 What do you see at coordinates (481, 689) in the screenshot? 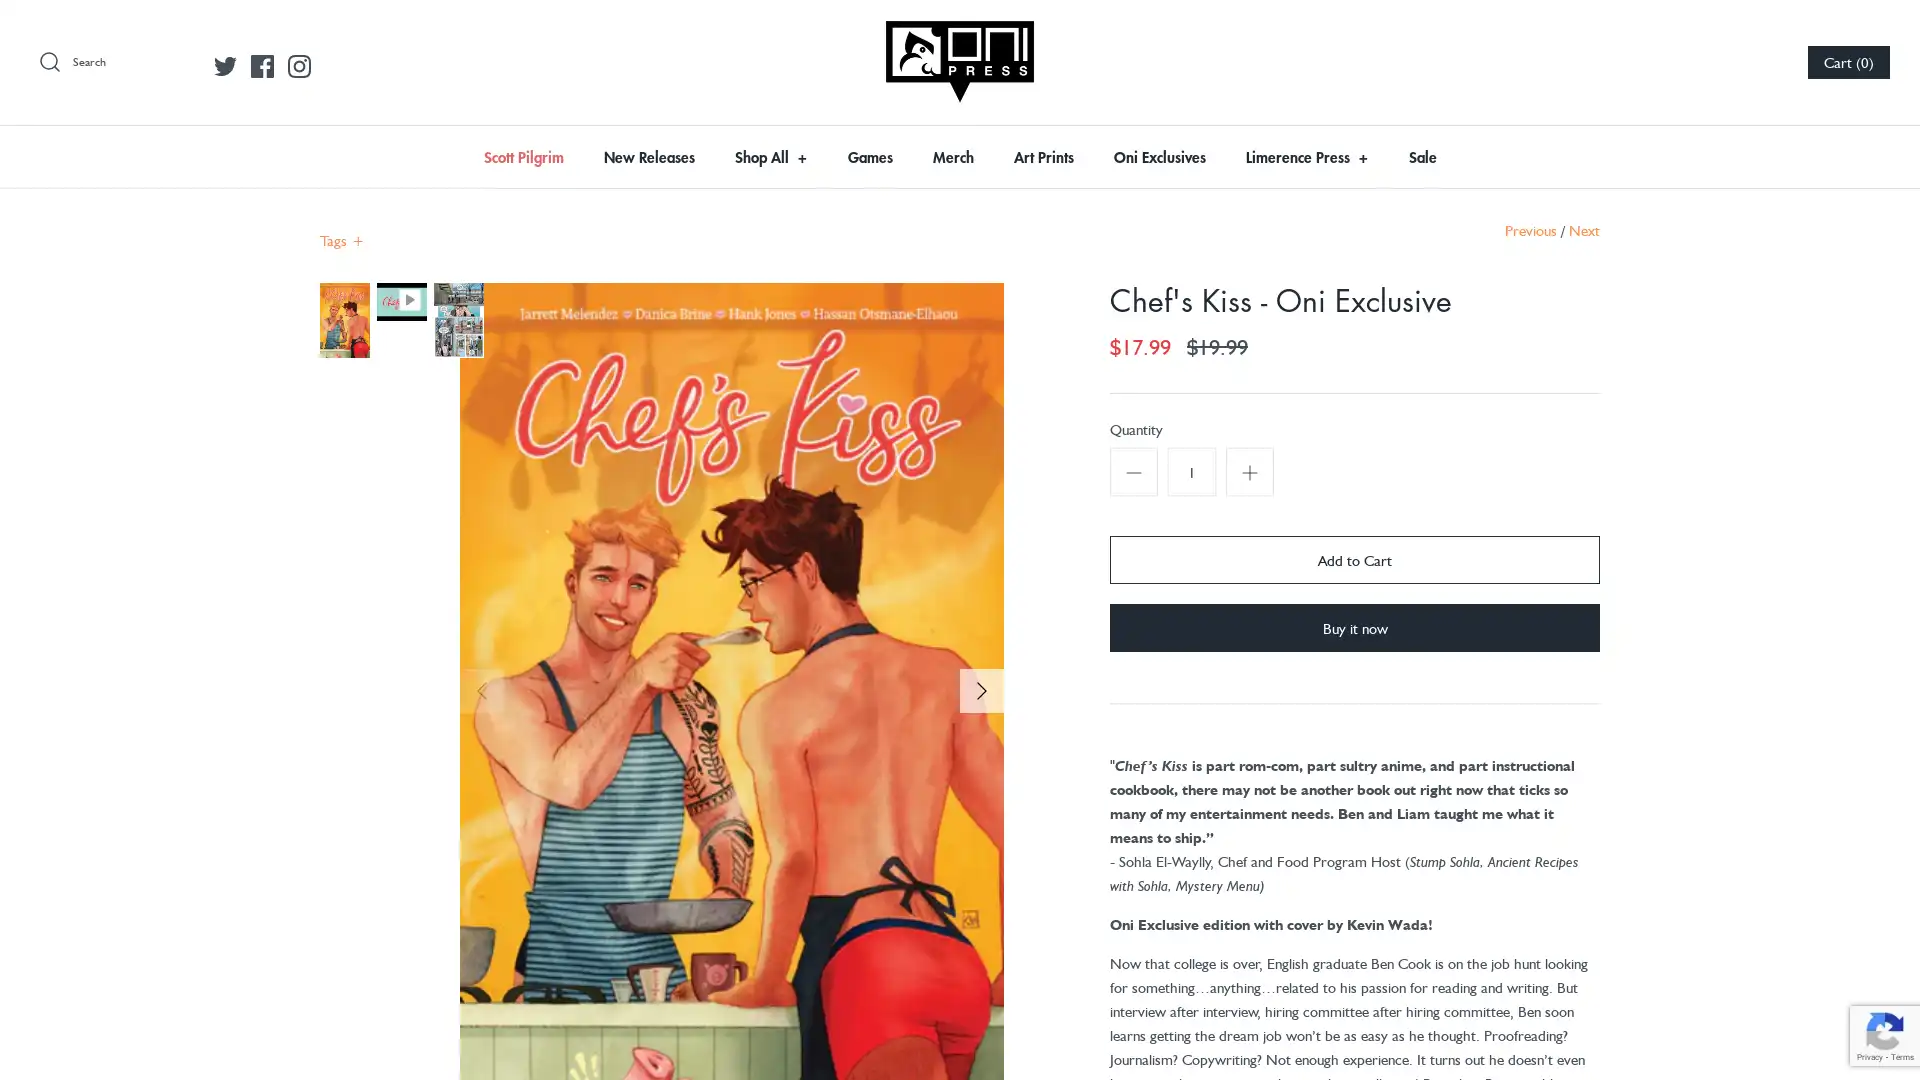
I see `Previous` at bounding box center [481, 689].